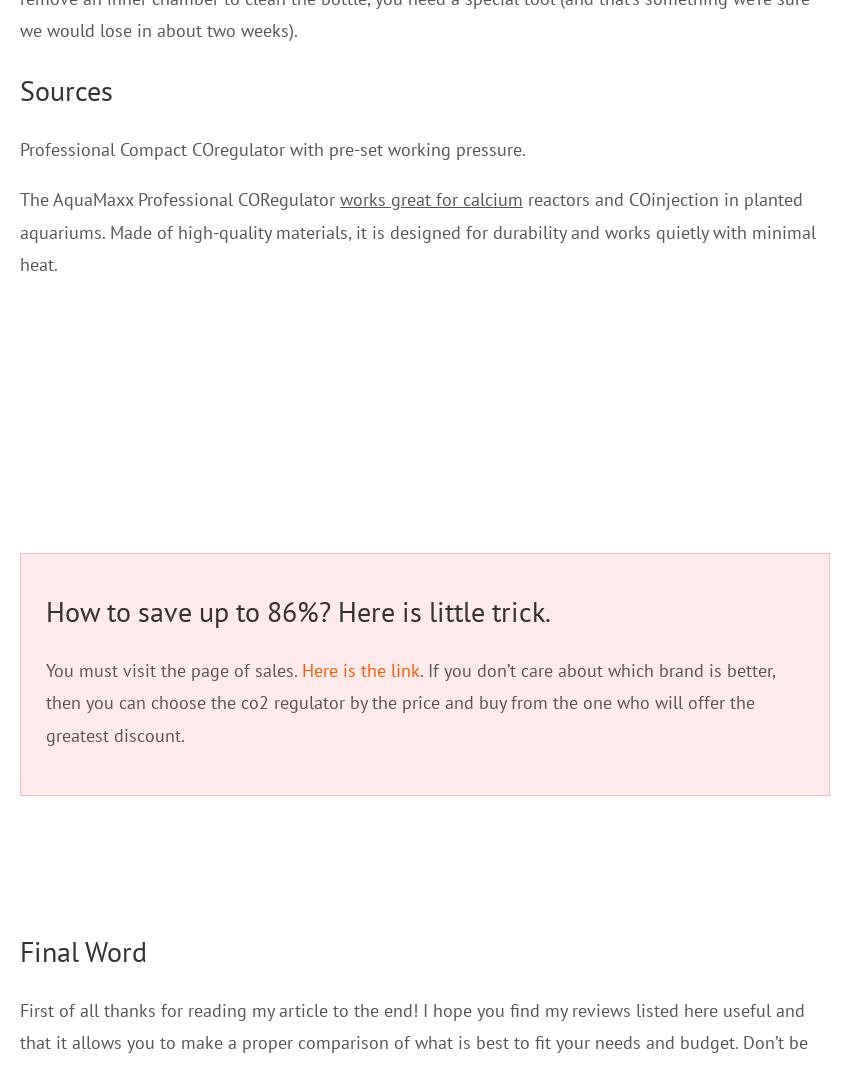 The width and height of the screenshot is (850, 1065). Describe the element at coordinates (179, 198) in the screenshot. I see `'The AquaMaxx Professional CORegulator'` at that location.